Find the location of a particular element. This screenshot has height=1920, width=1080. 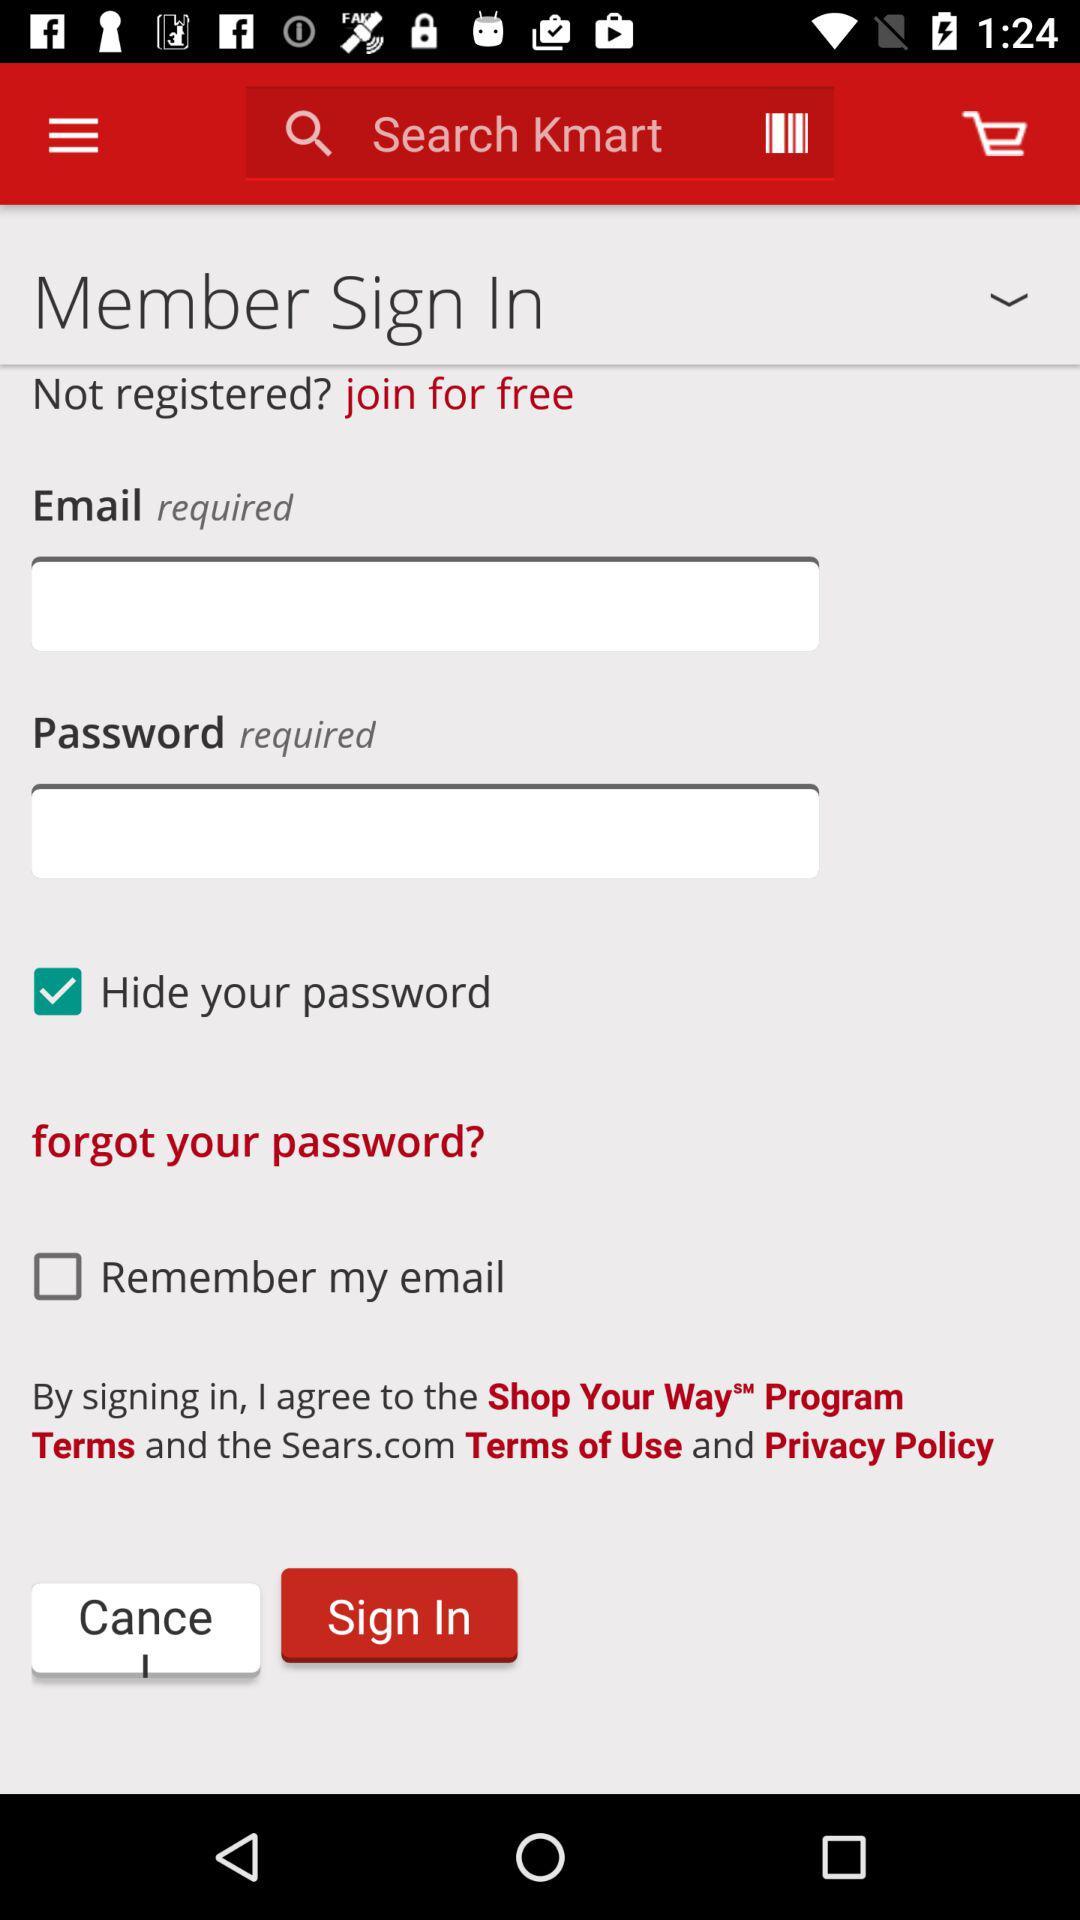

in your email address is located at coordinates (424, 602).